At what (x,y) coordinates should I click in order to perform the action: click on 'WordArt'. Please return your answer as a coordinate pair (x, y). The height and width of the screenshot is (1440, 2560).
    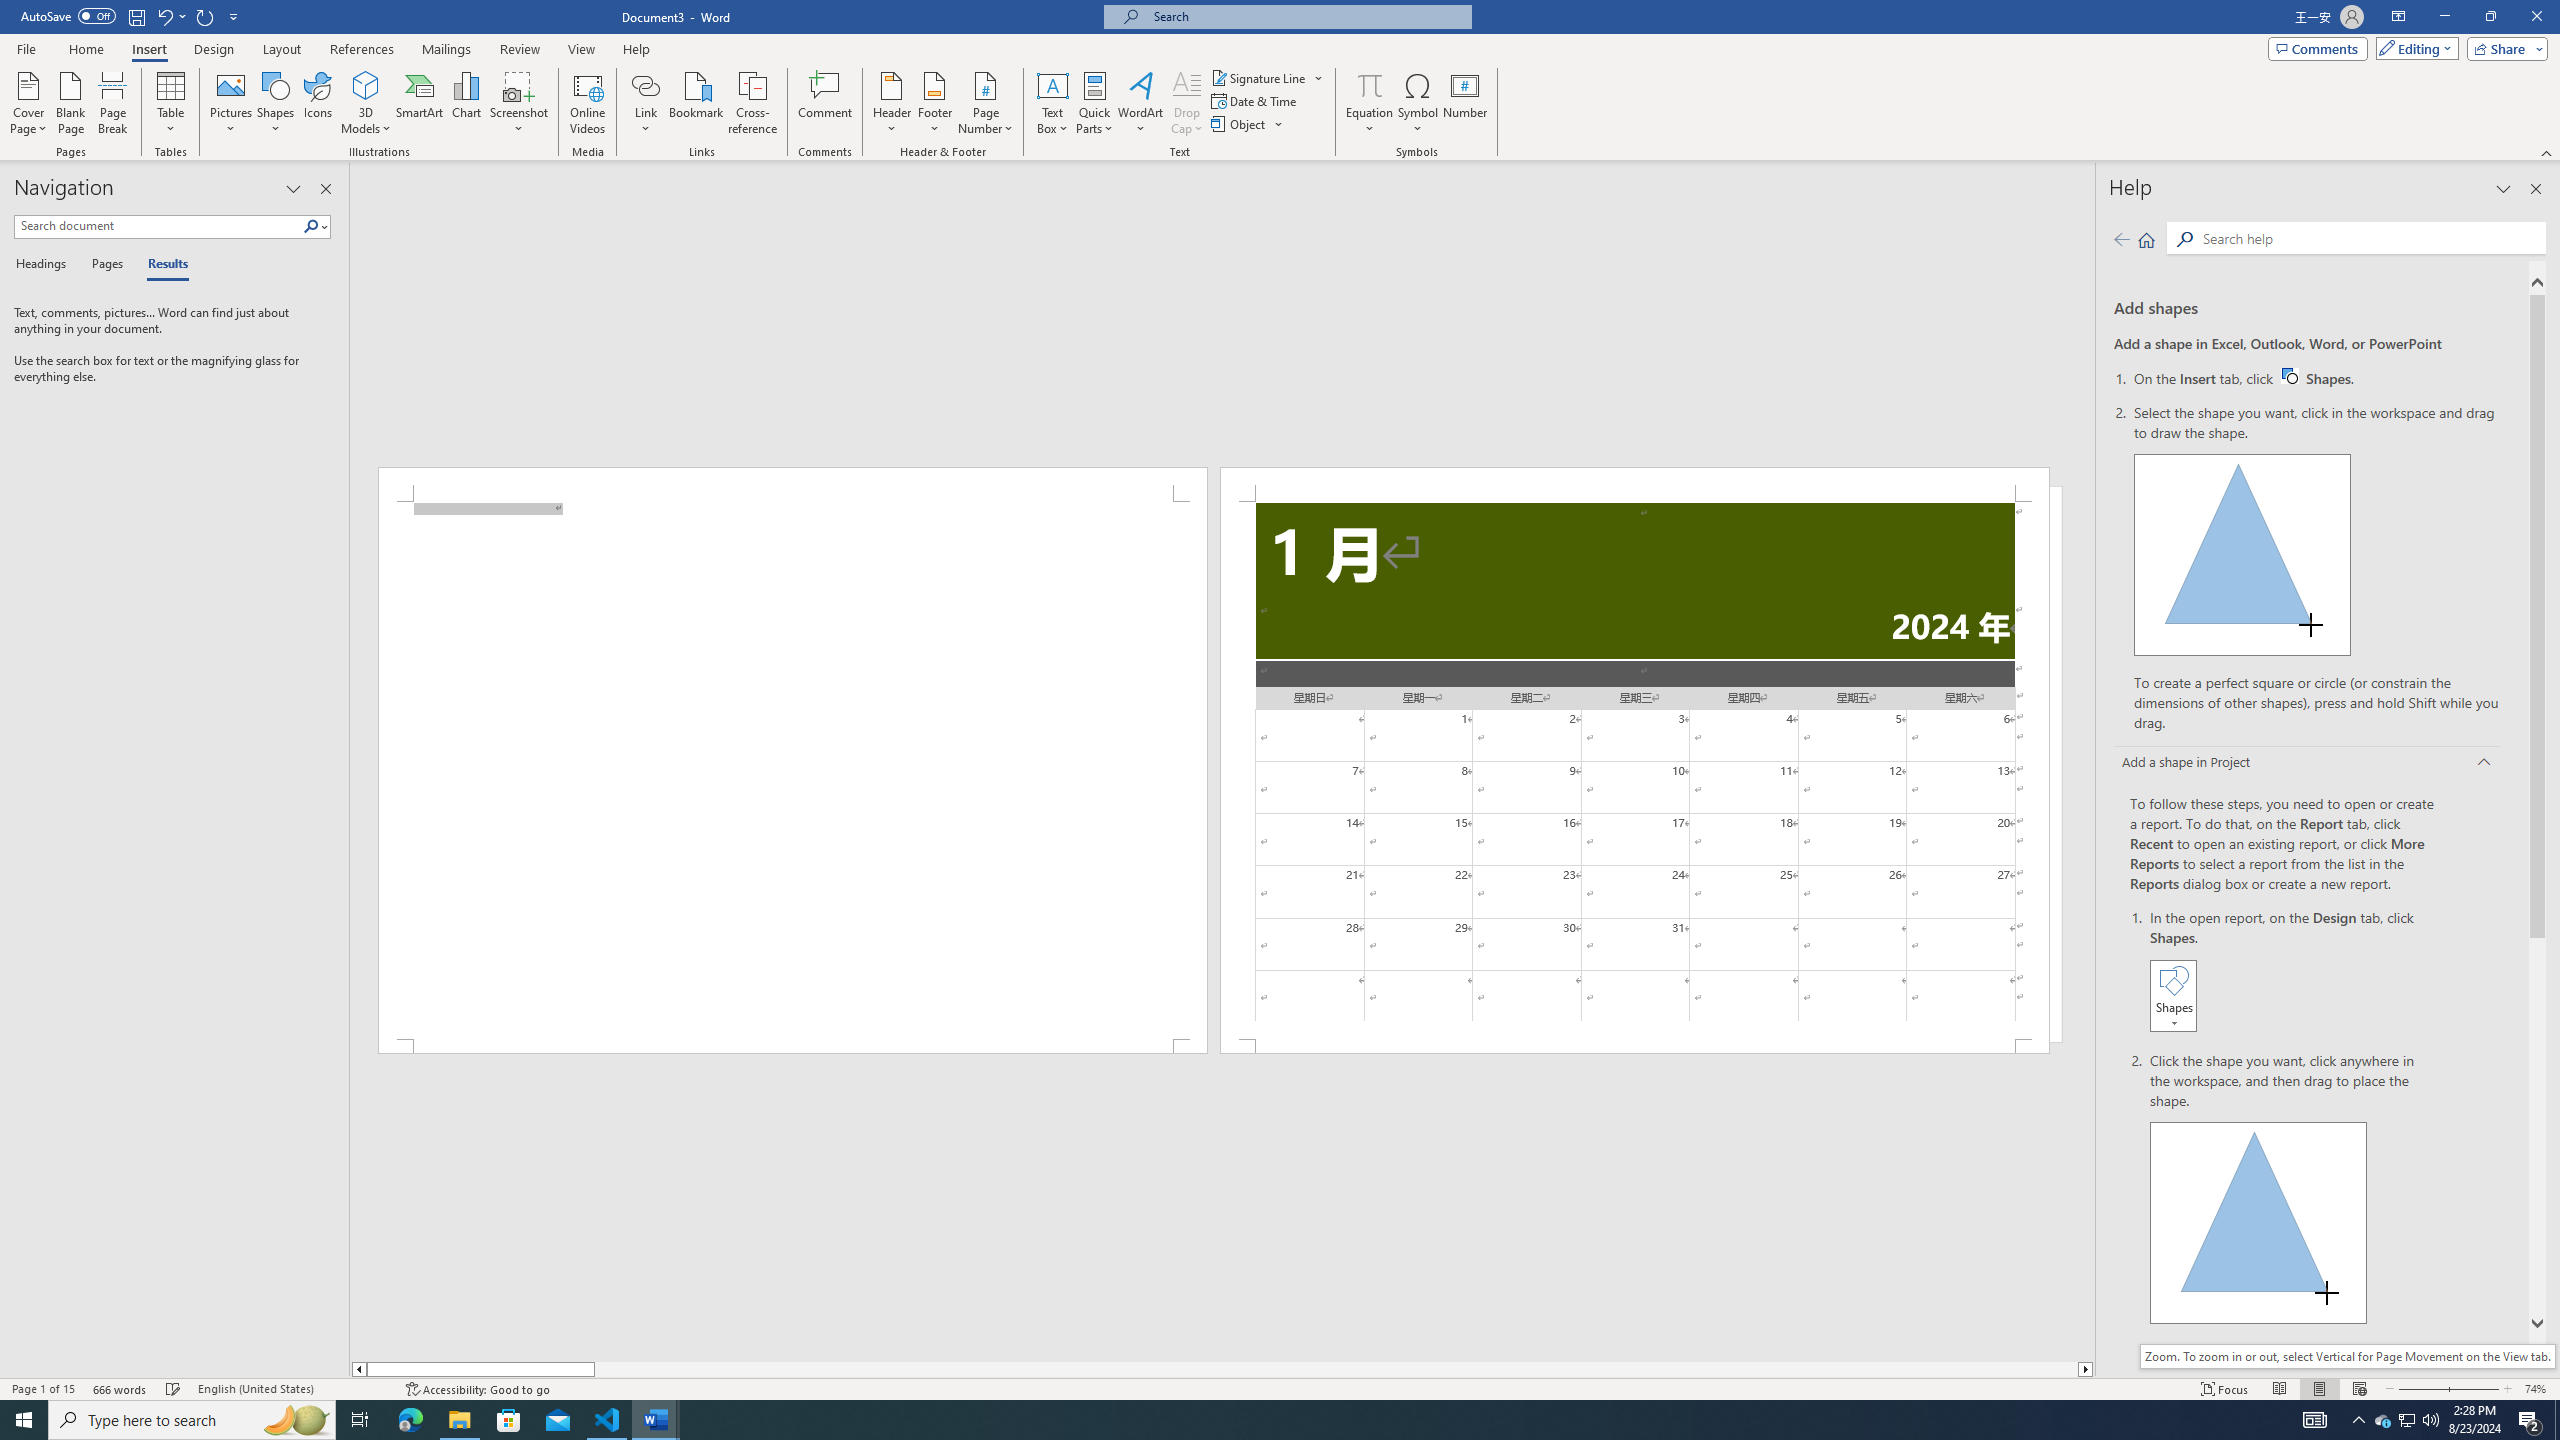
    Looking at the image, I should click on (1140, 103).